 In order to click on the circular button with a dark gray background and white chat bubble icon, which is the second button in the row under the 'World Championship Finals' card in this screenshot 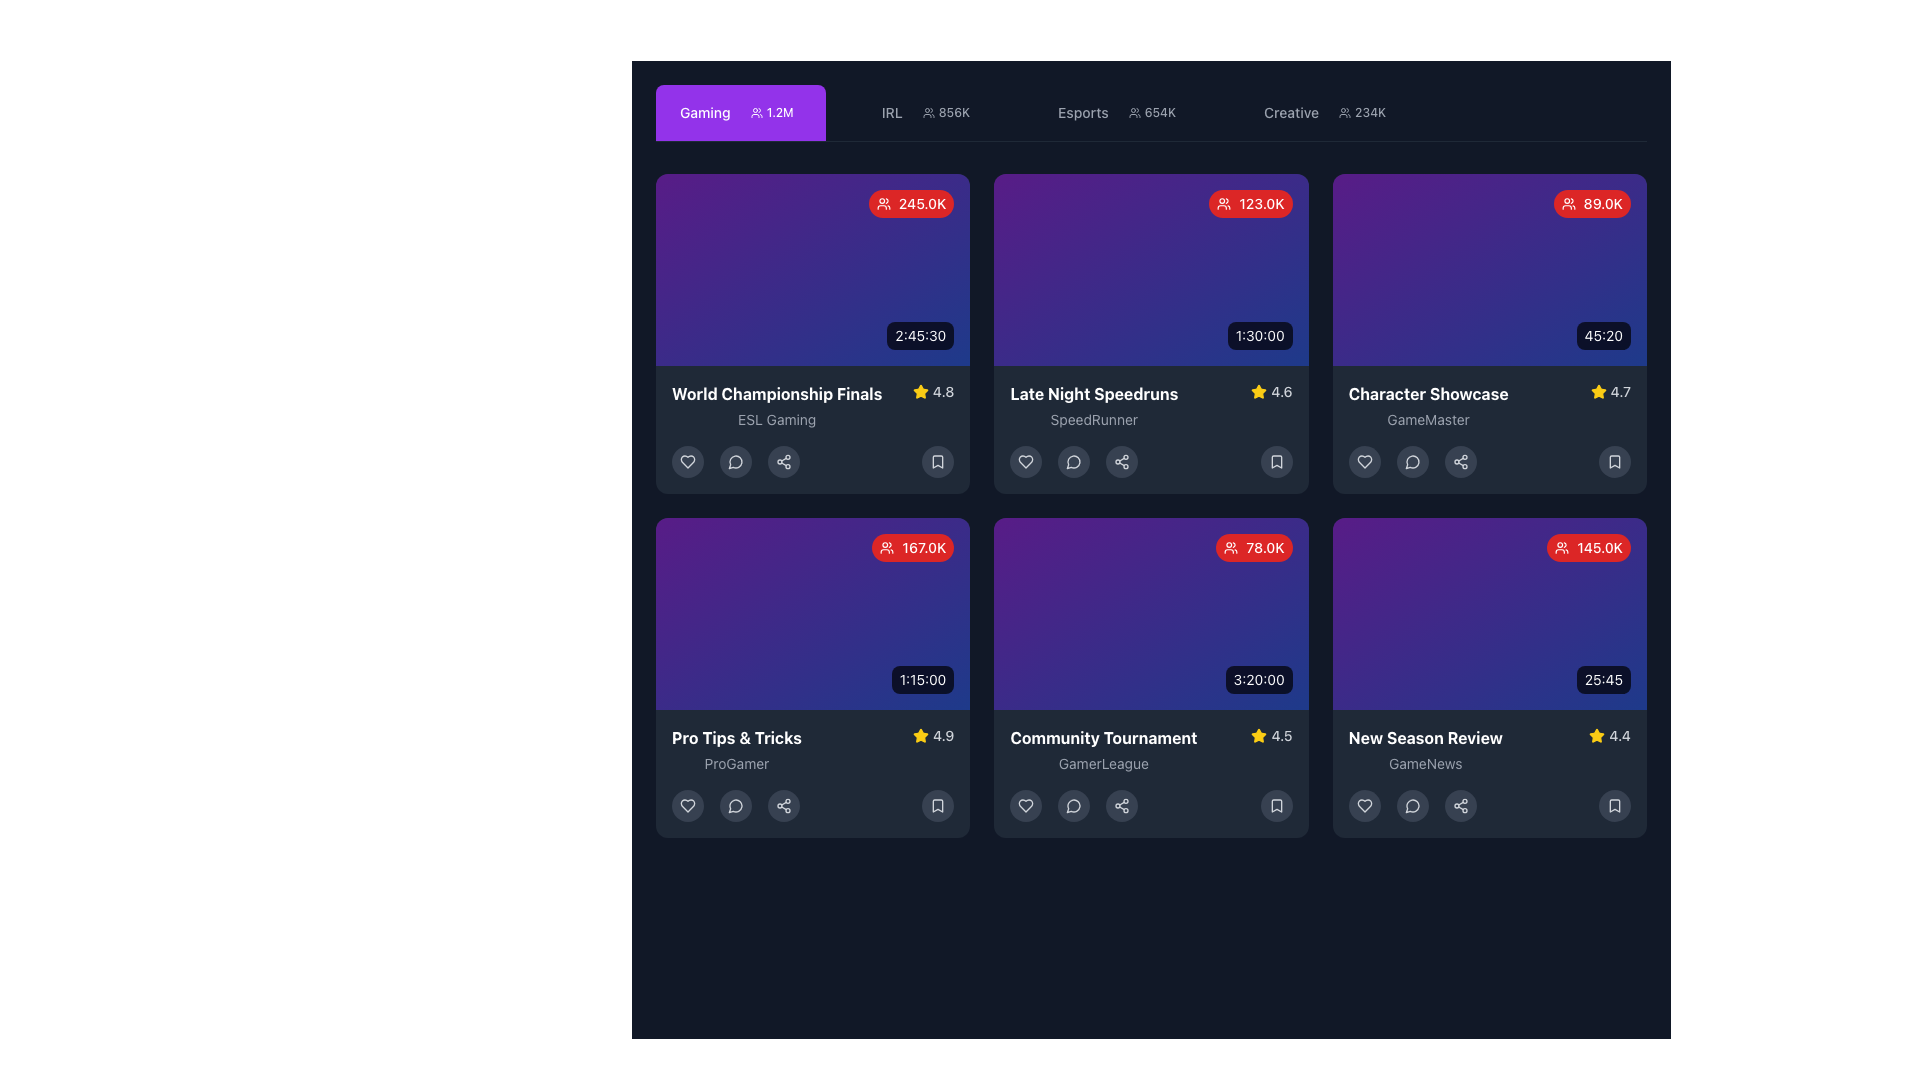, I will do `click(734, 462)`.